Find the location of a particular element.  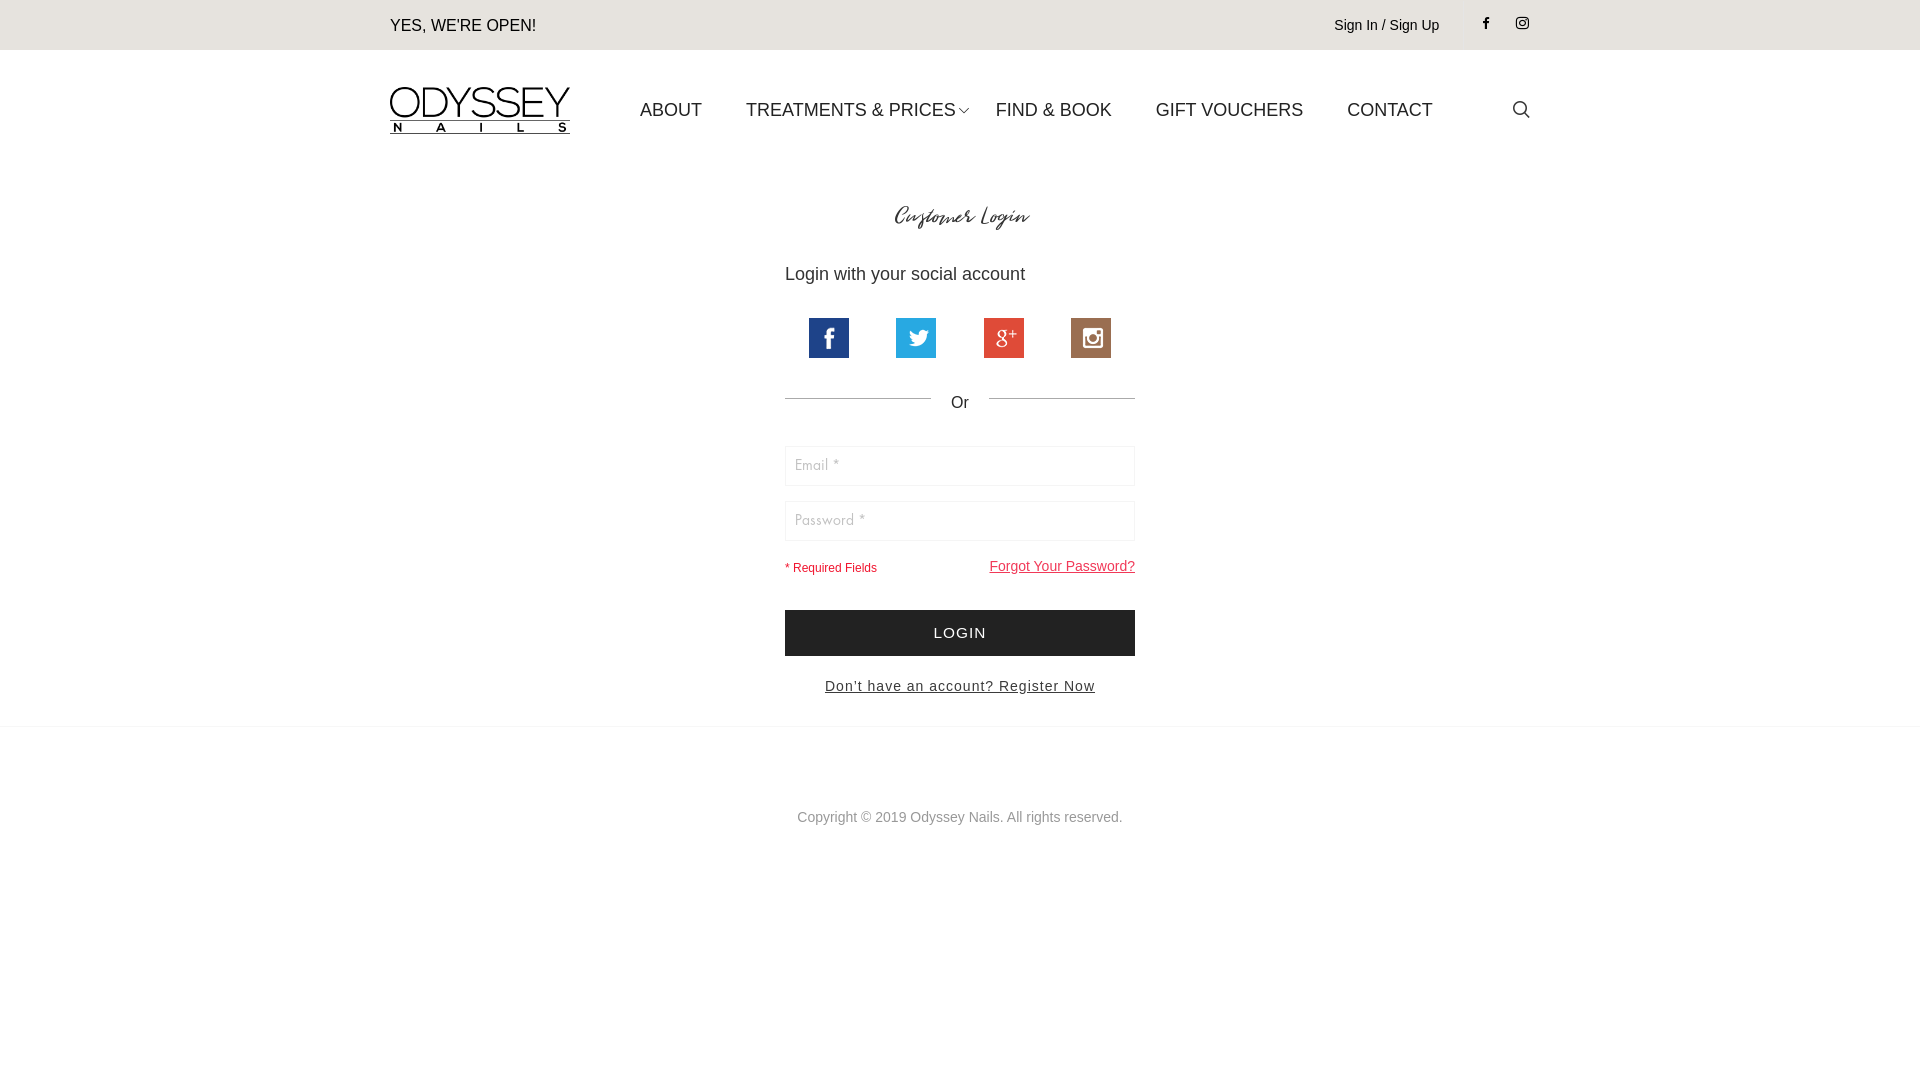

'ABOUT' is located at coordinates (671, 110).